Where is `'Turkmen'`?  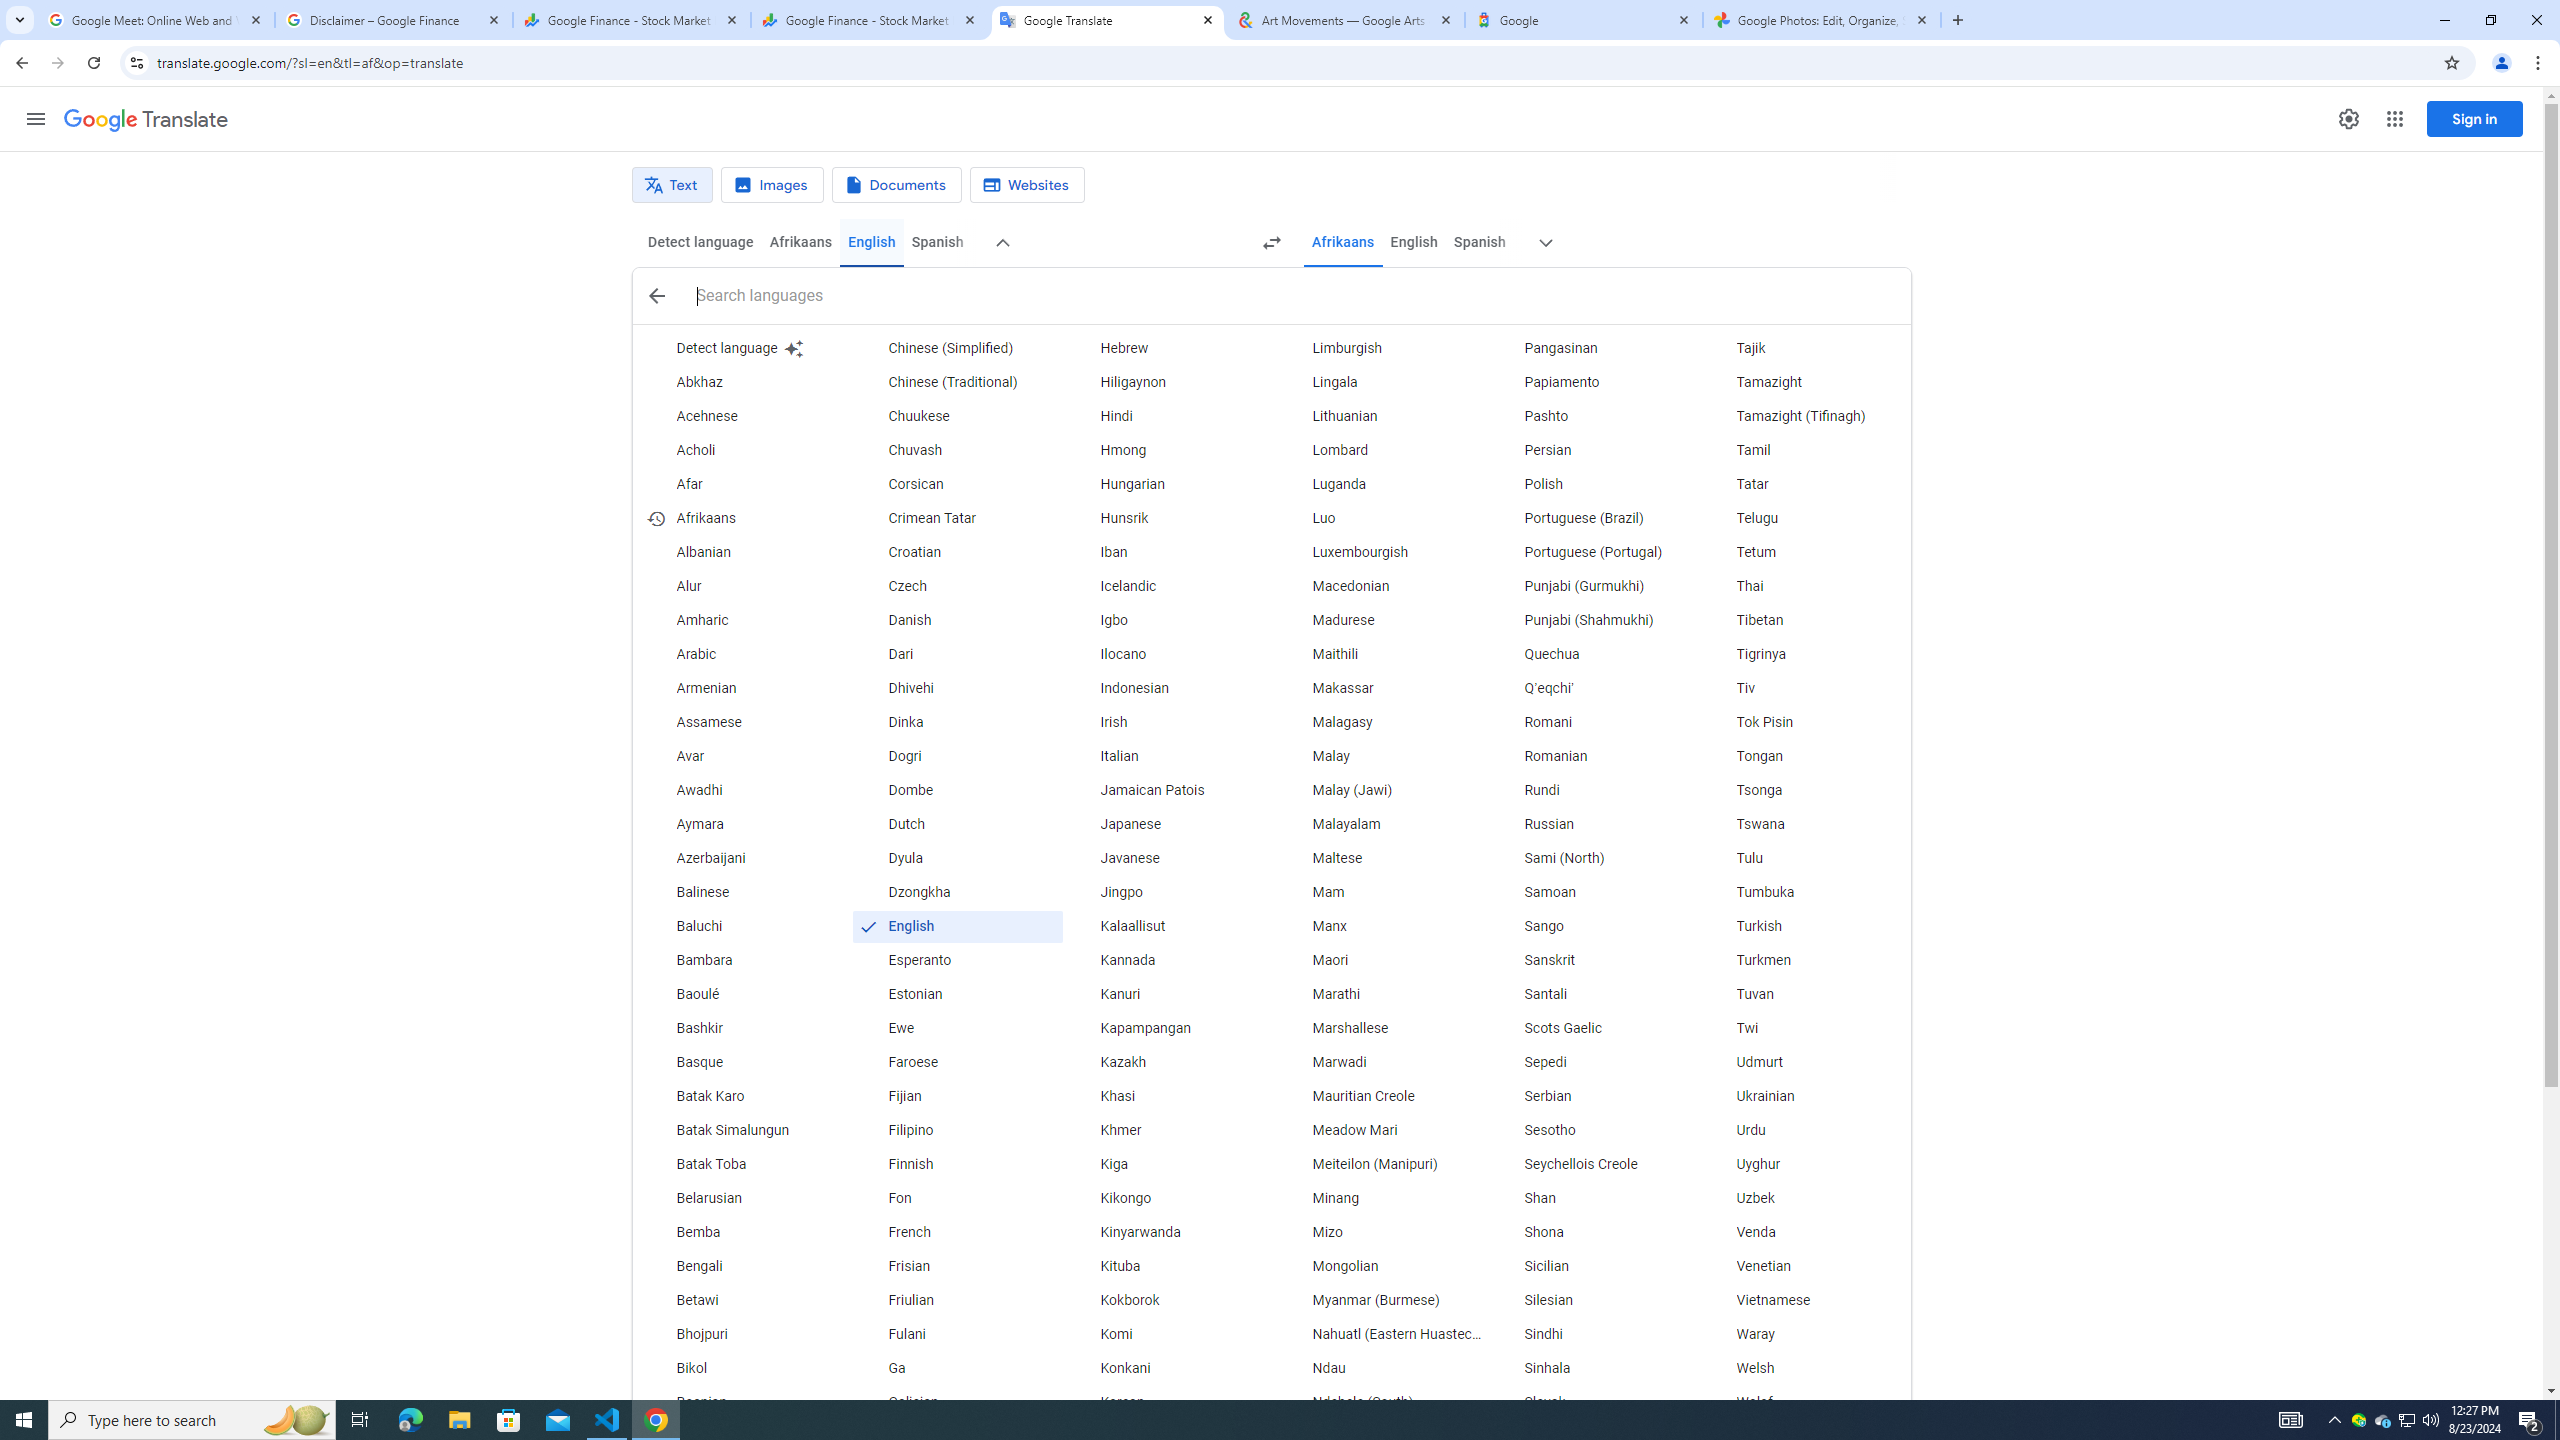 'Turkmen' is located at coordinates (1803, 960).